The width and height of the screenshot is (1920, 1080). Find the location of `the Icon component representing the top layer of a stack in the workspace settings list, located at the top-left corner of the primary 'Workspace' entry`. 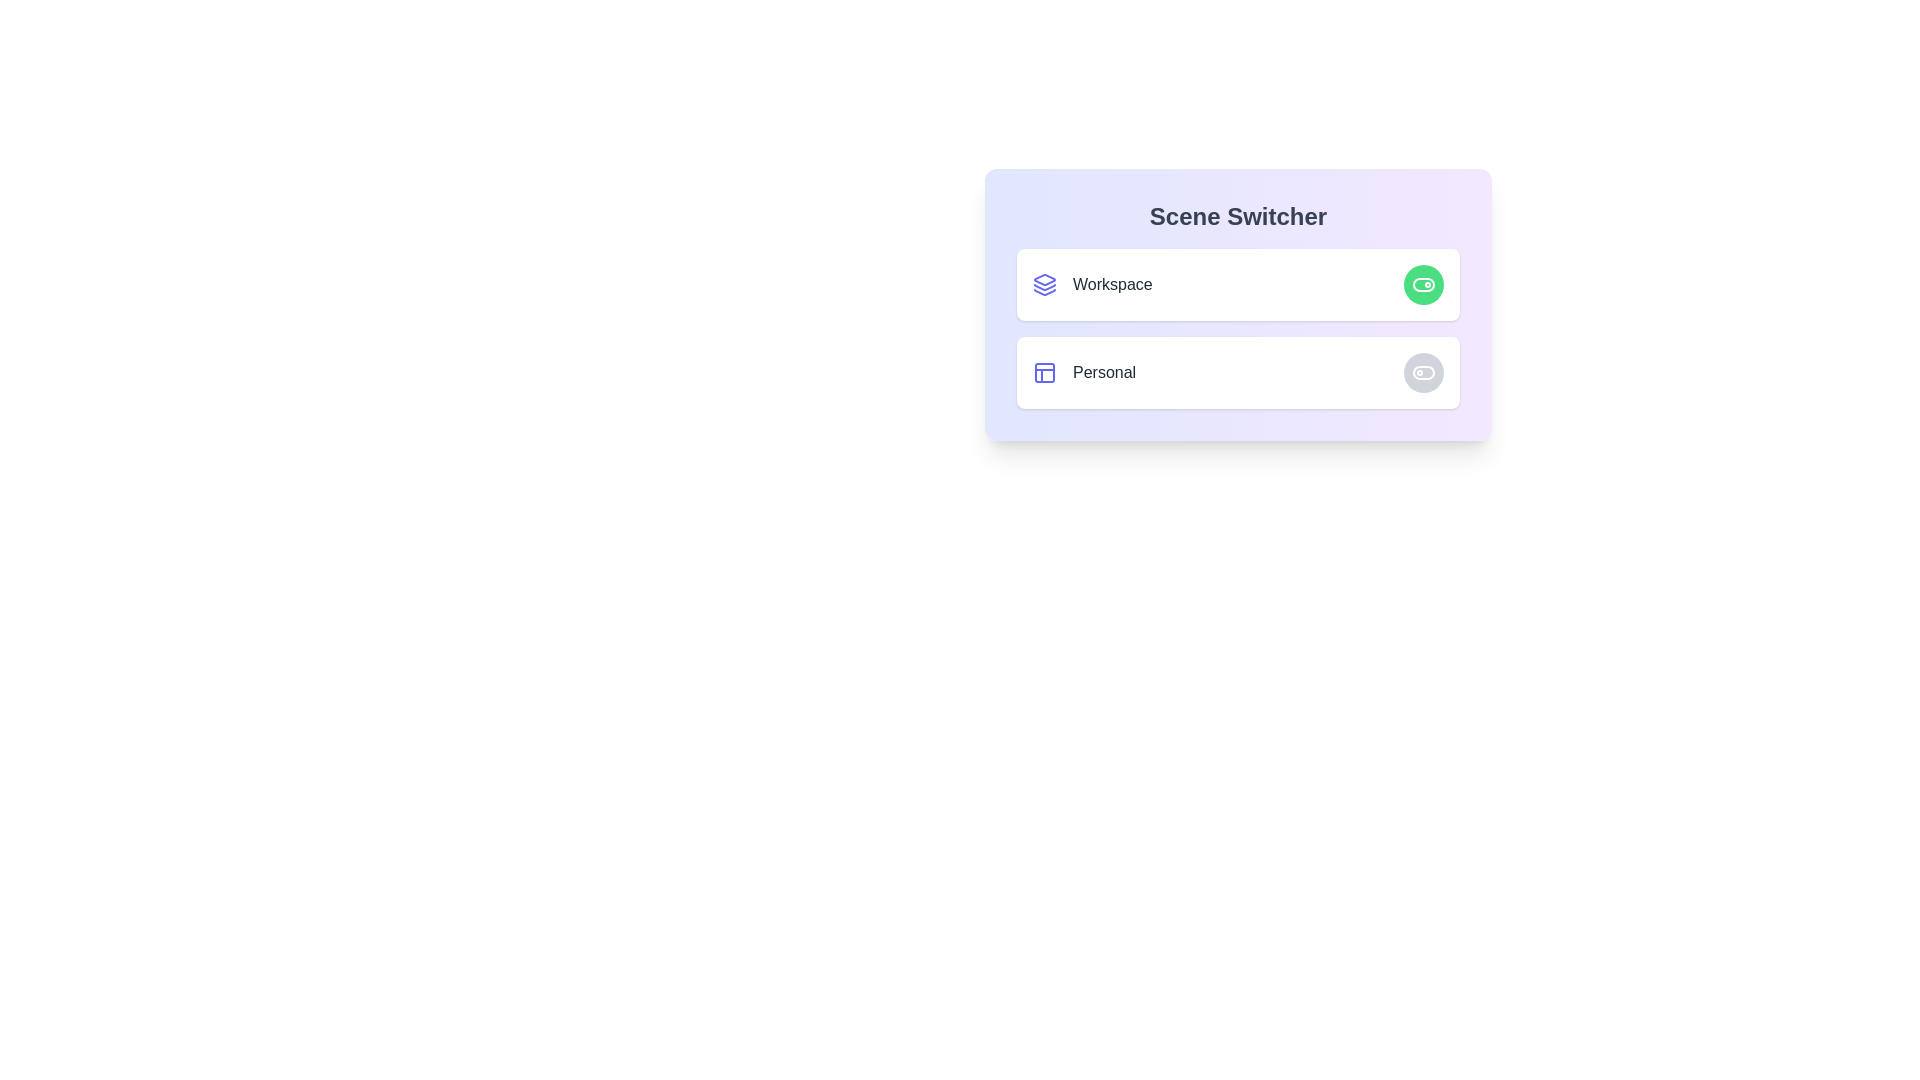

the Icon component representing the top layer of a stack in the workspace settings list, located at the top-left corner of the primary 'Workspace' entry is located at coordinates (1044, 280).